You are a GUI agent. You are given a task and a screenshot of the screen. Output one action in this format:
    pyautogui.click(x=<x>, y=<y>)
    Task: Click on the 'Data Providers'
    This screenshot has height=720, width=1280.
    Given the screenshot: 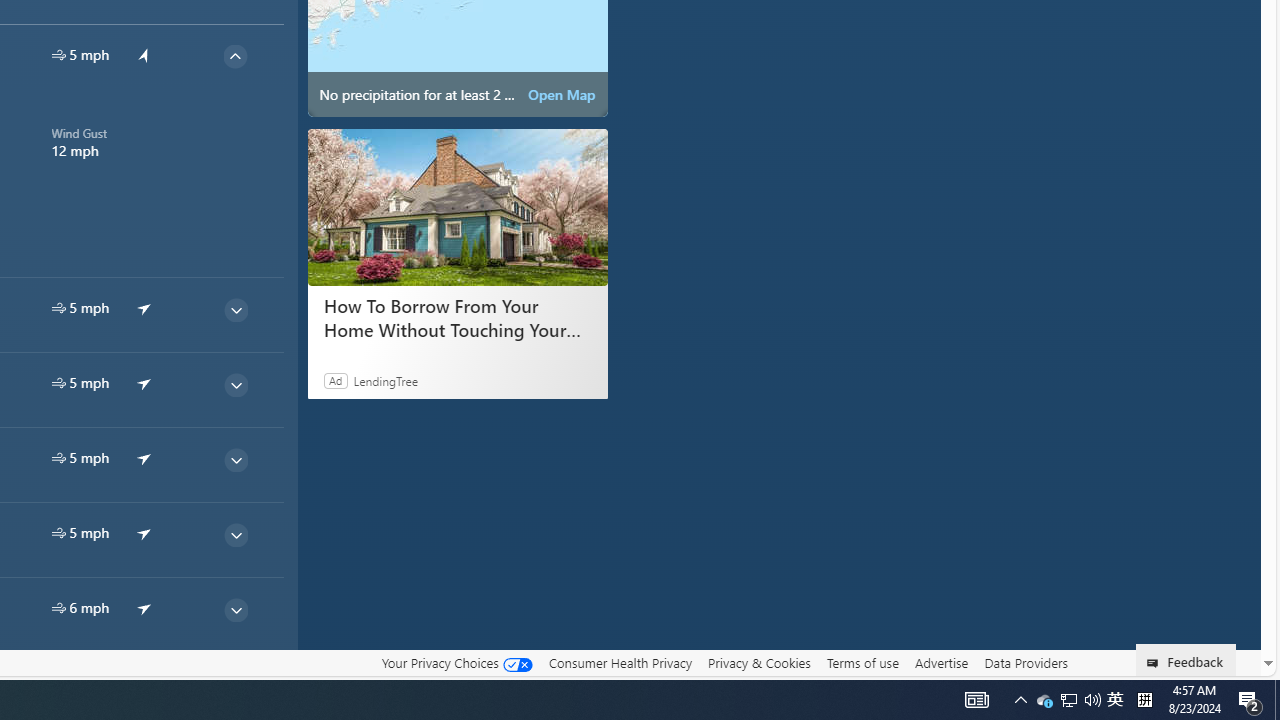 What is the action you would take?
    pyautogui.click(x=1025, y=663)
    